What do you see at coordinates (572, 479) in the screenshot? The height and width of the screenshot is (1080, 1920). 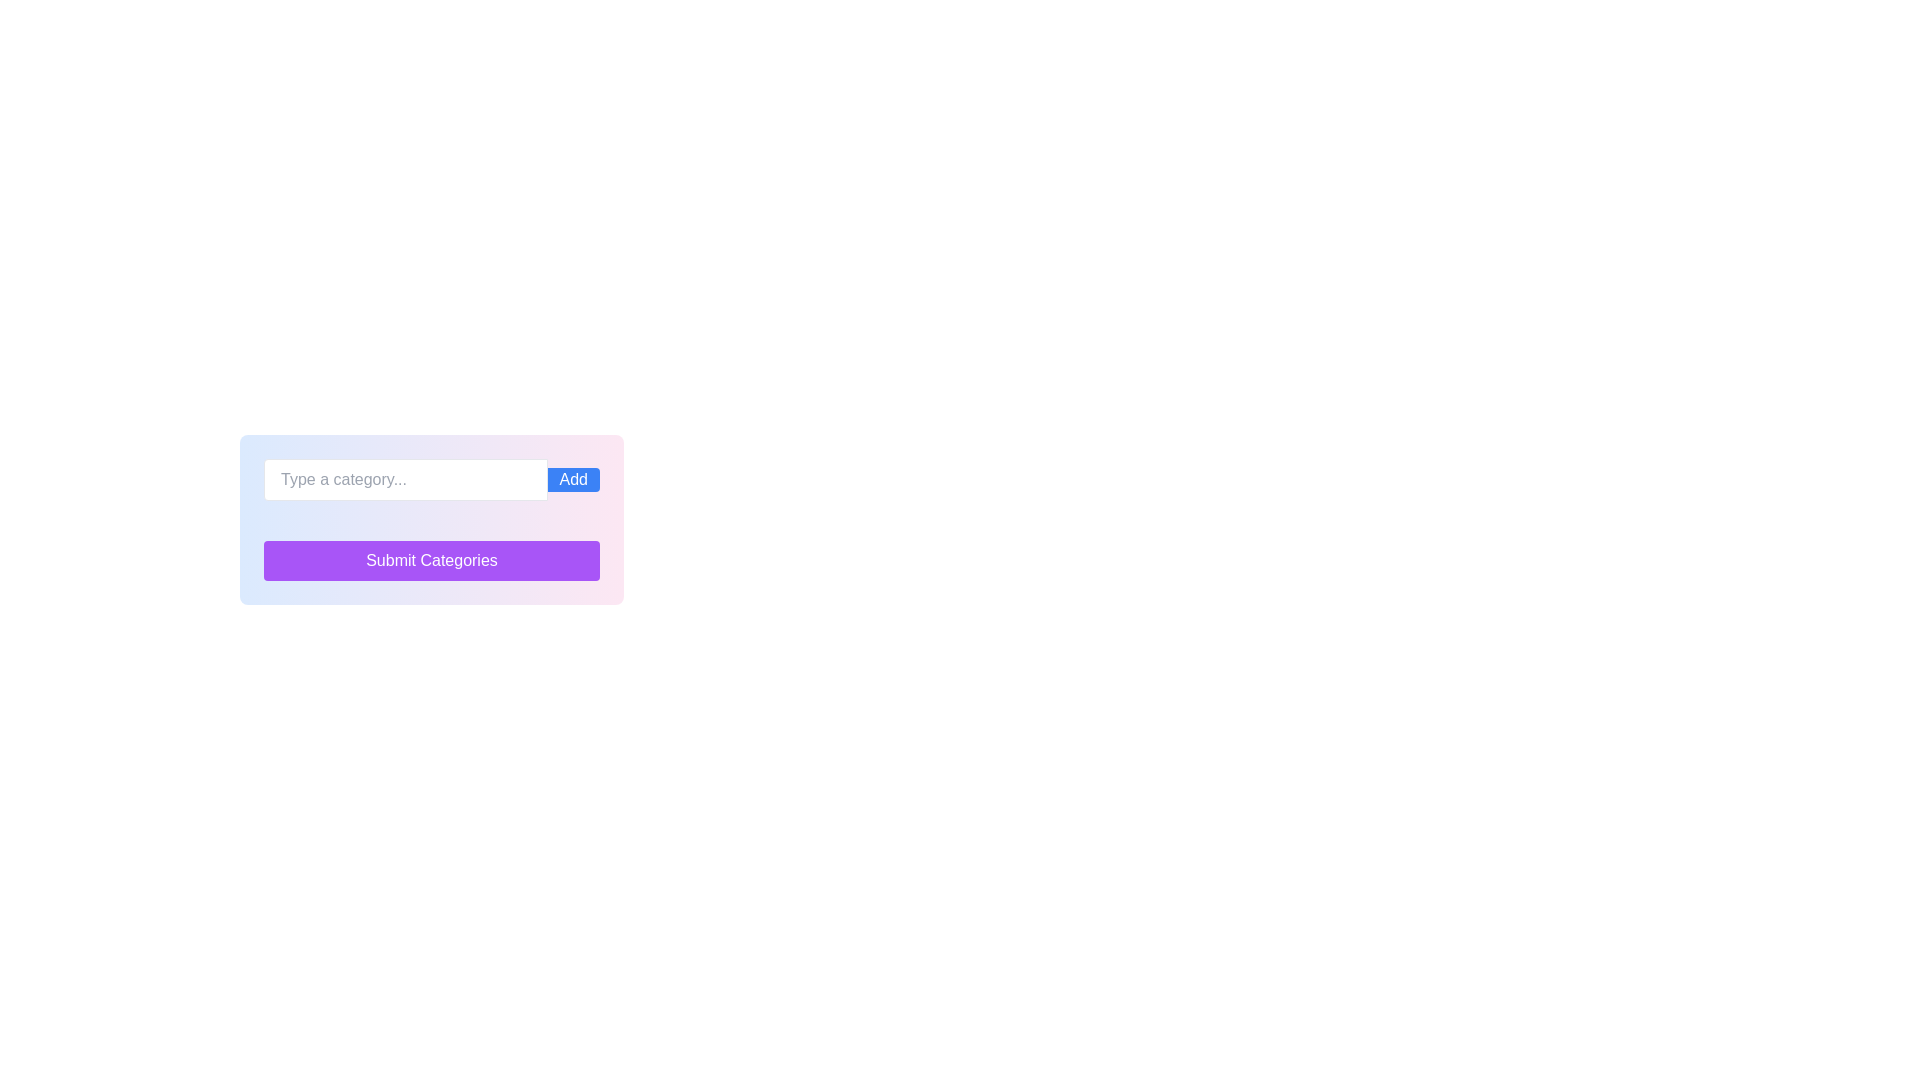 I see `the button located at the far-right side of the 'Type a category...' input field` at bounding box center [572, 479].